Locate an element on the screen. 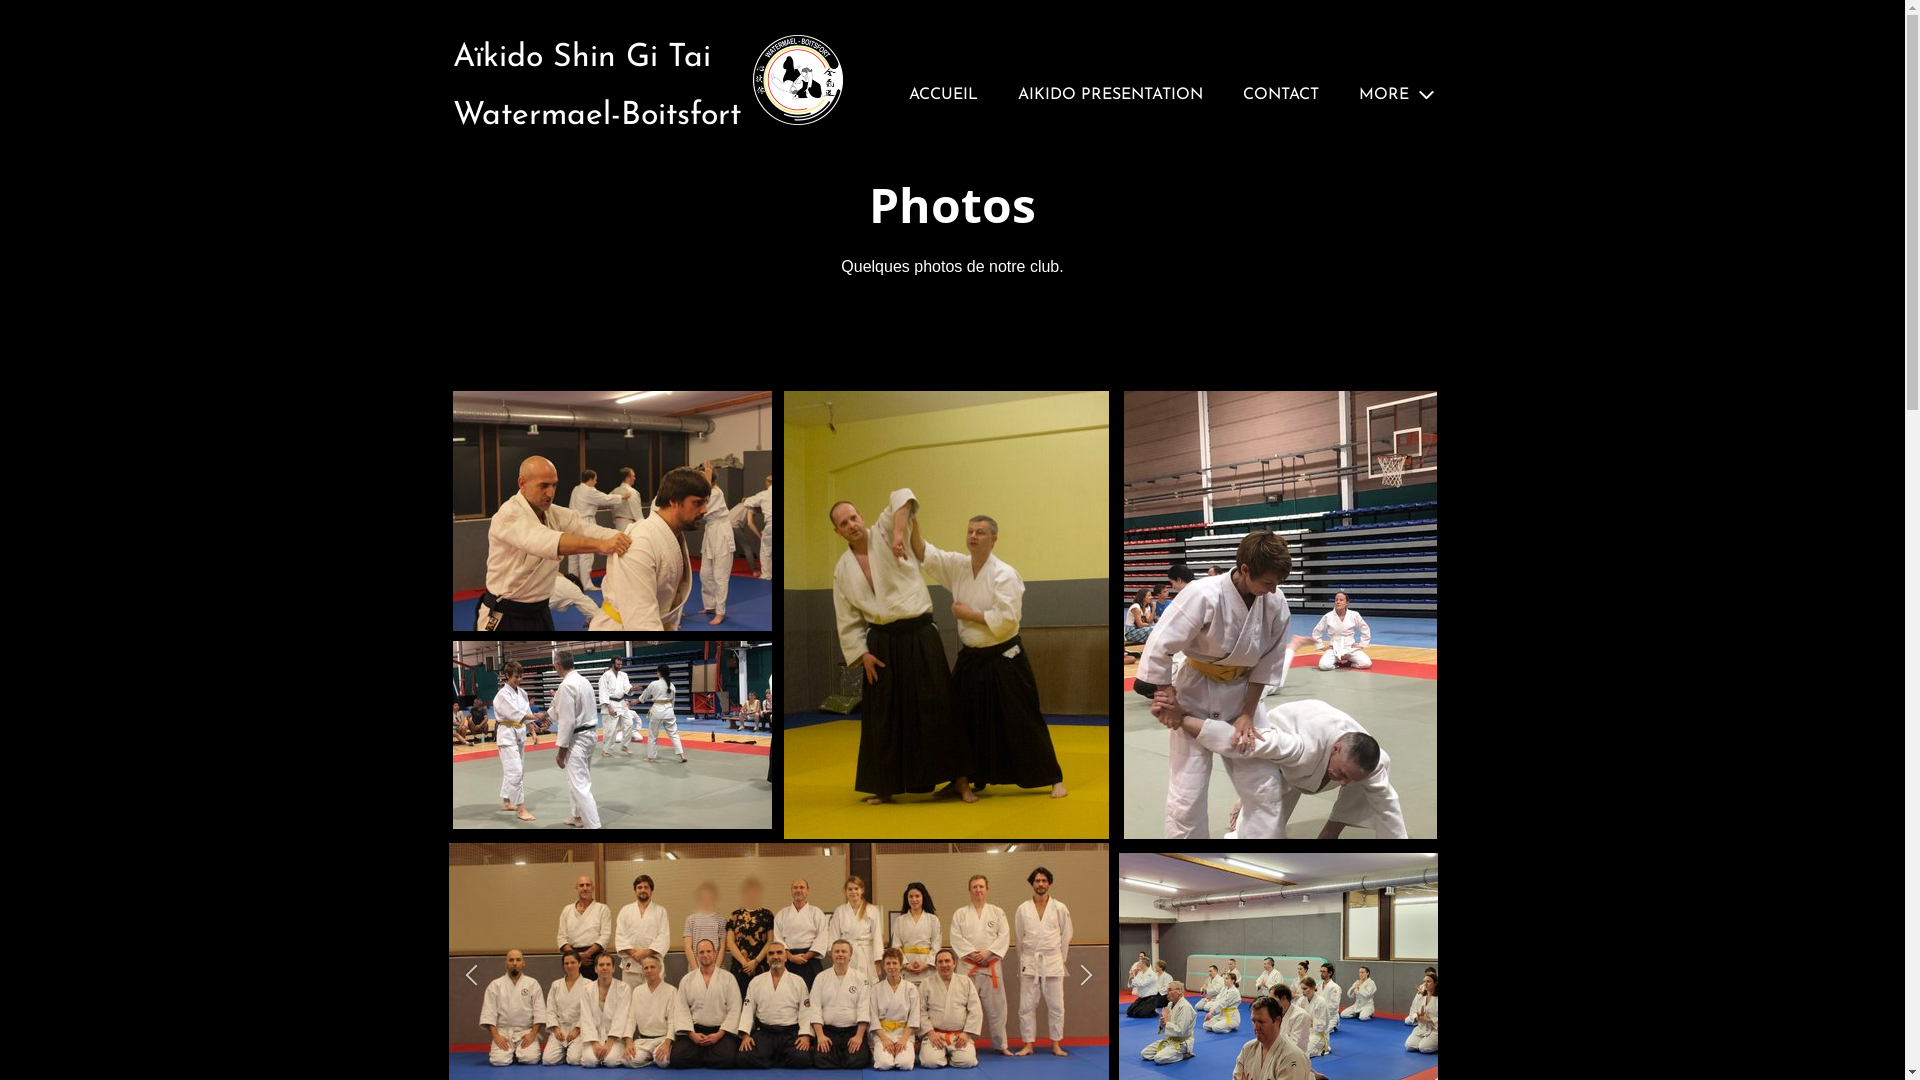 The width and height of the screenshot is (1920, 1080). 'MORE' is located at coordinates (1394, 94).